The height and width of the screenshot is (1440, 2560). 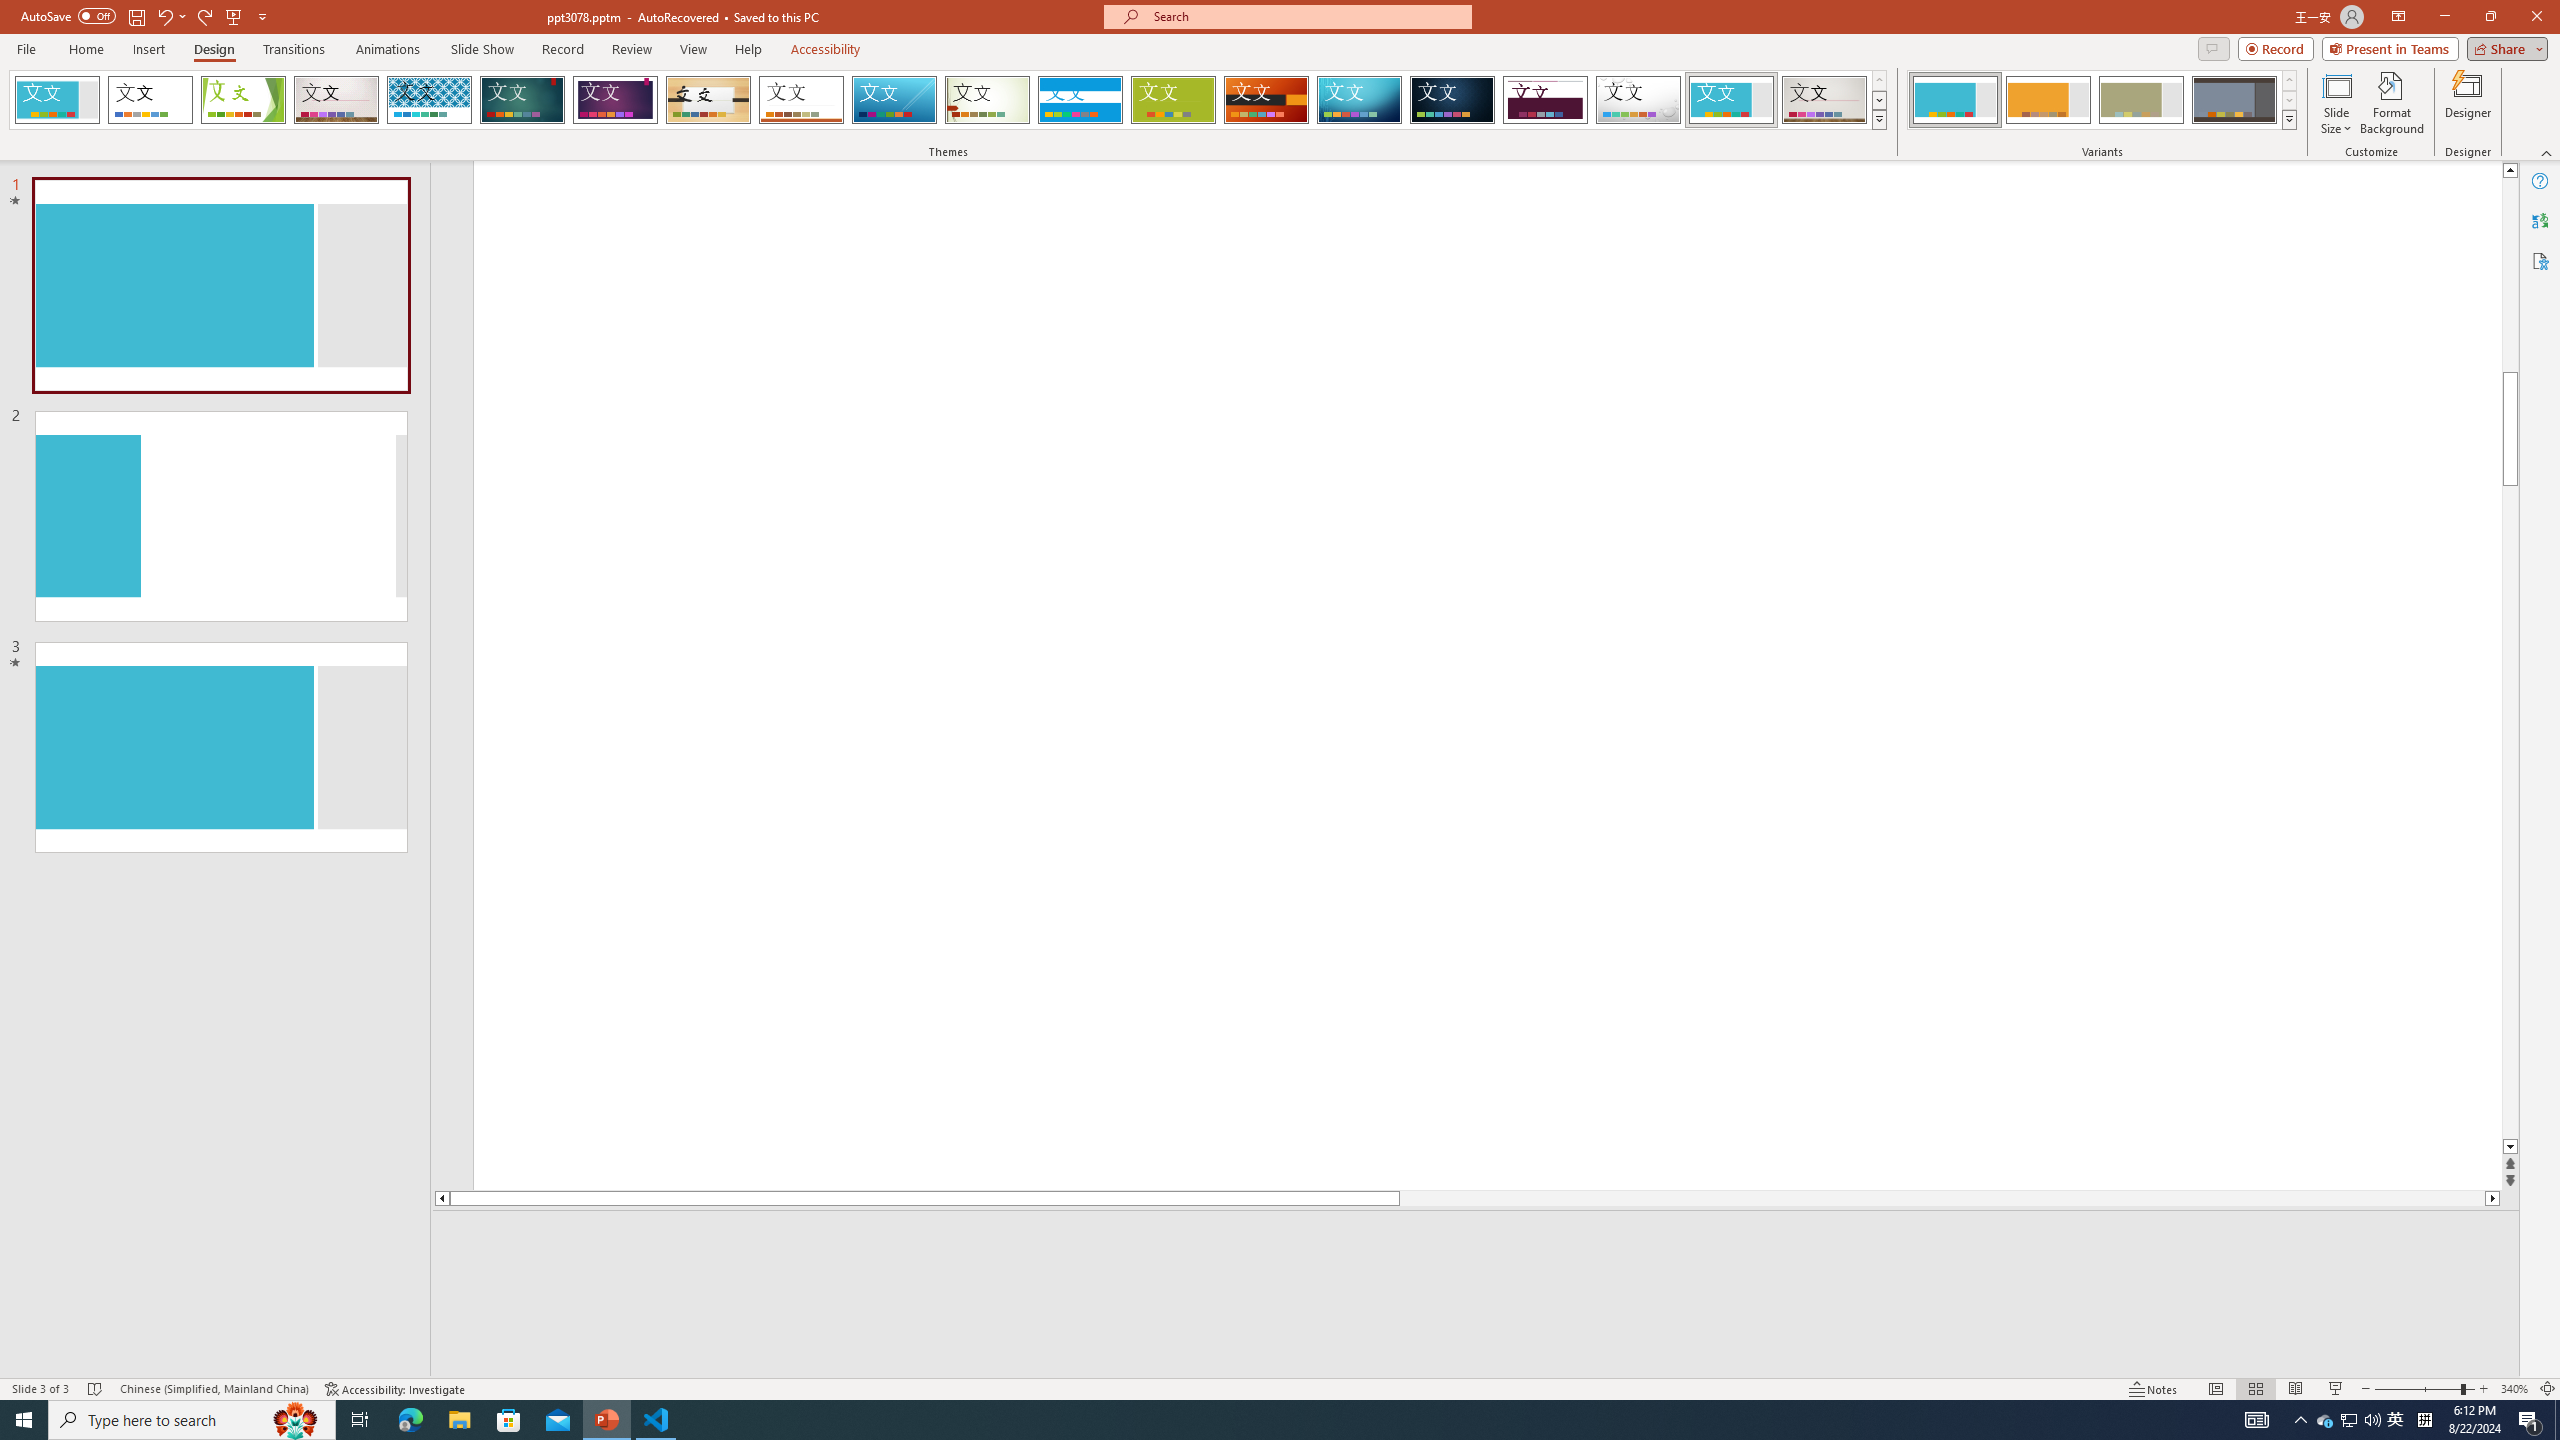 What do you see at coordinates (893, 99) in the screenshot?
I see `'Slice'` at bounding box center [893, 99].